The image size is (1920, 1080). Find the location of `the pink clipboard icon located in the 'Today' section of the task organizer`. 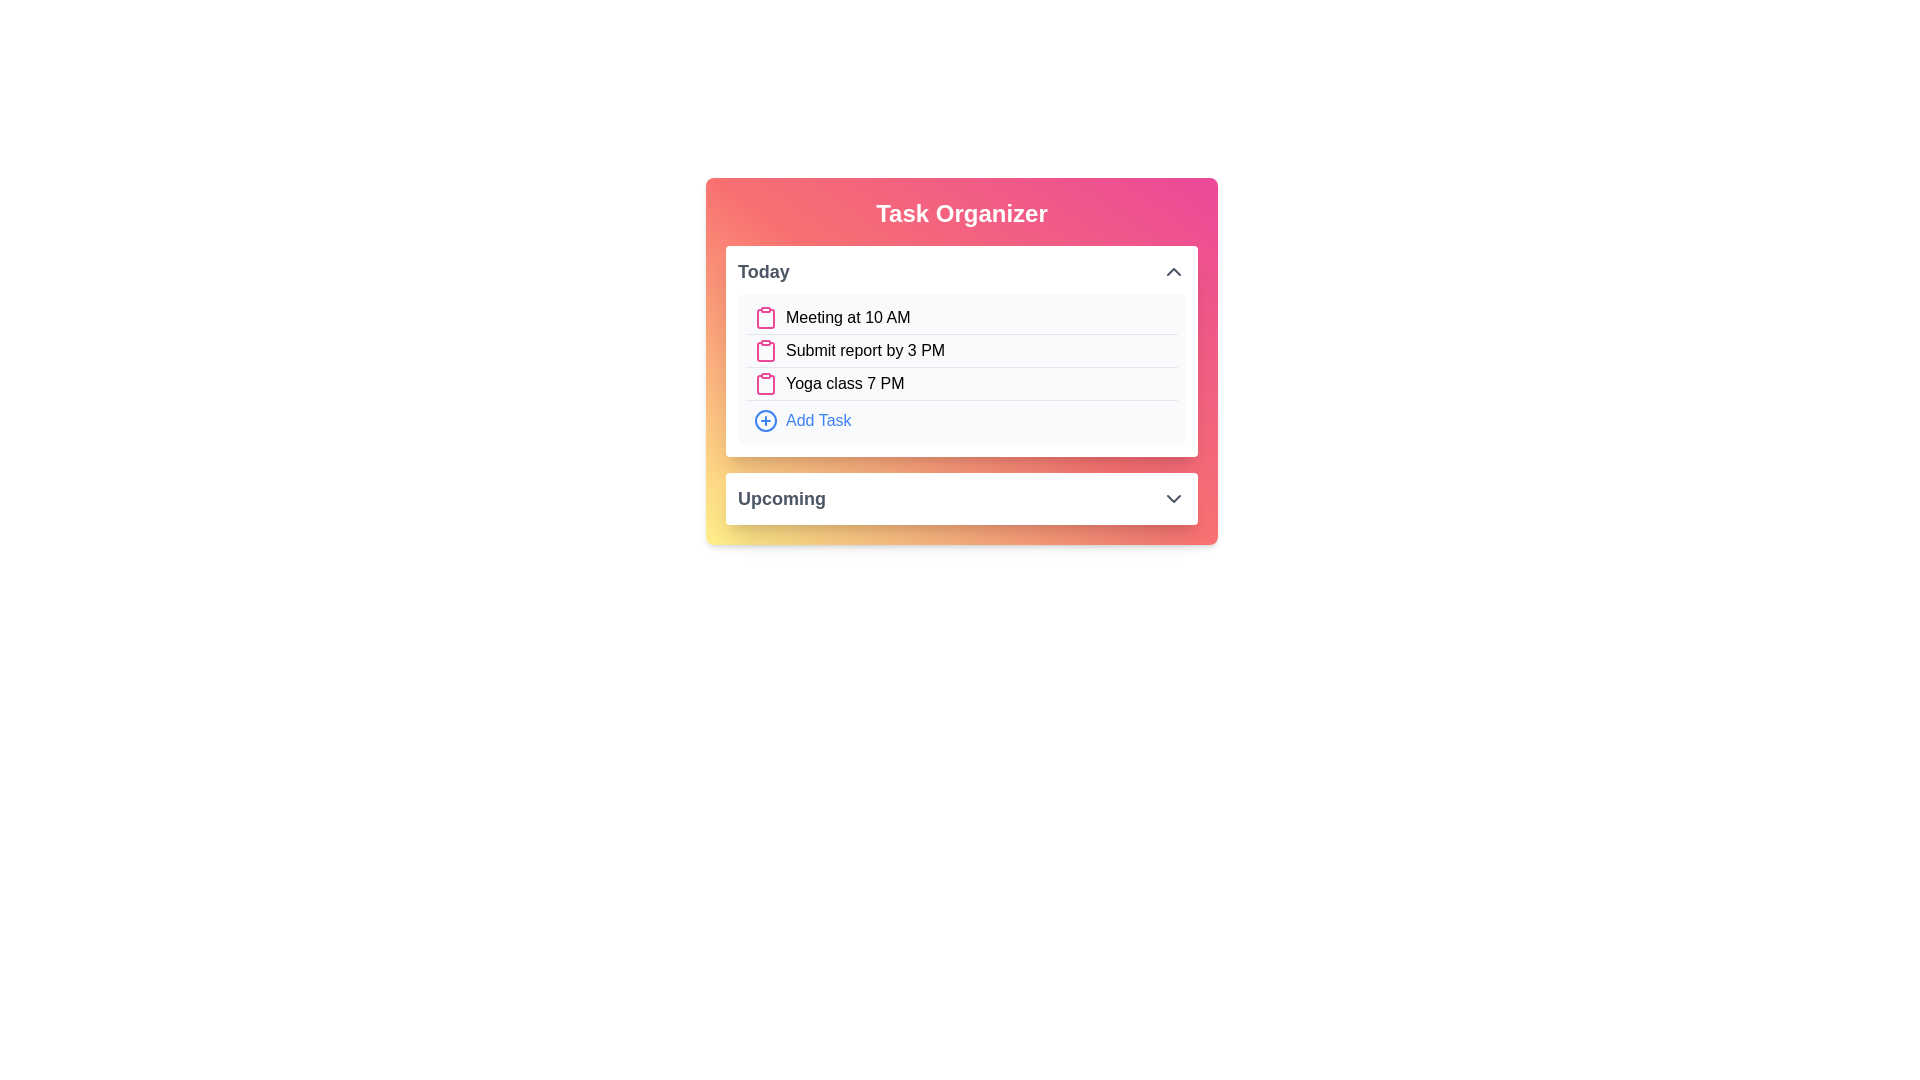

the pink clipboard icon located in the 'Today' section of the task organizer is located at coordinates (765, 318).